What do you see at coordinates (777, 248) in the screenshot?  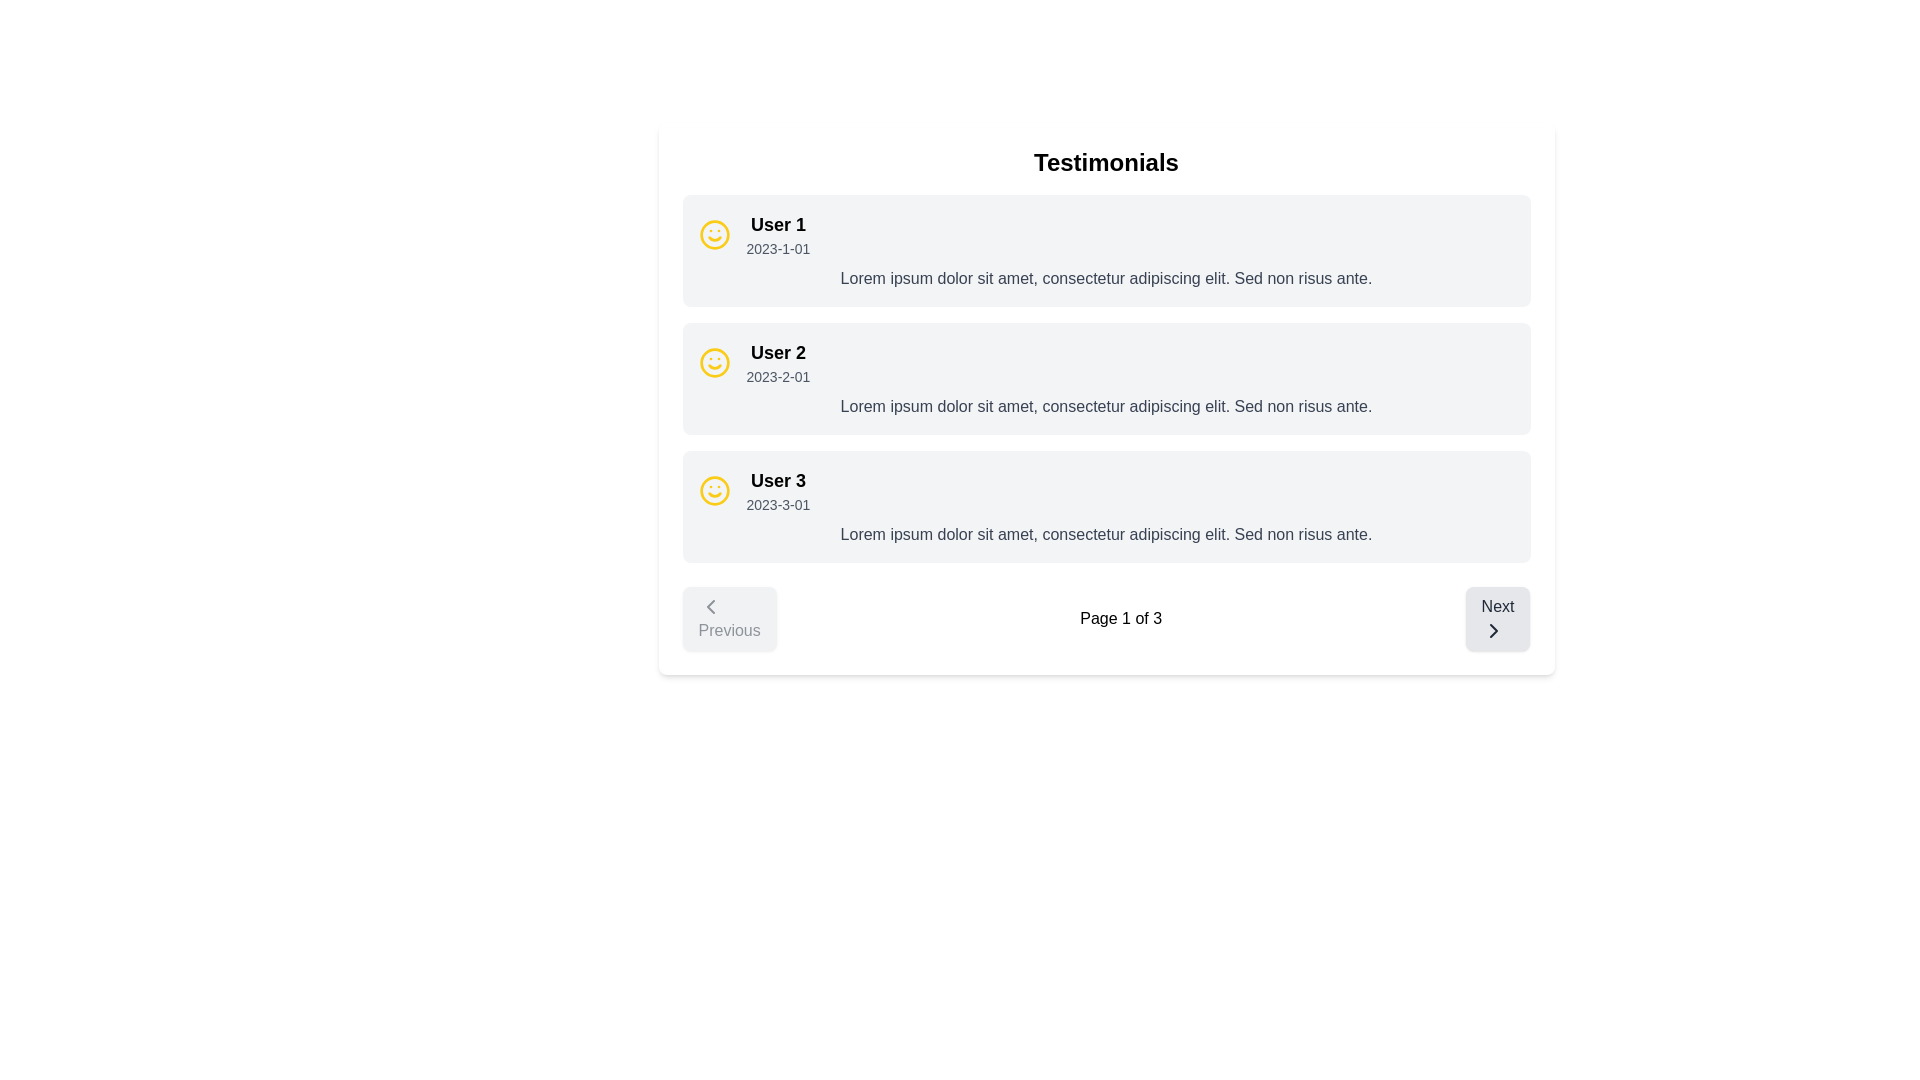 I see `the static text element displaying the date '2023-1-01' located under 'User 1' in the testimonial layout` at bounding box center [777, 248].